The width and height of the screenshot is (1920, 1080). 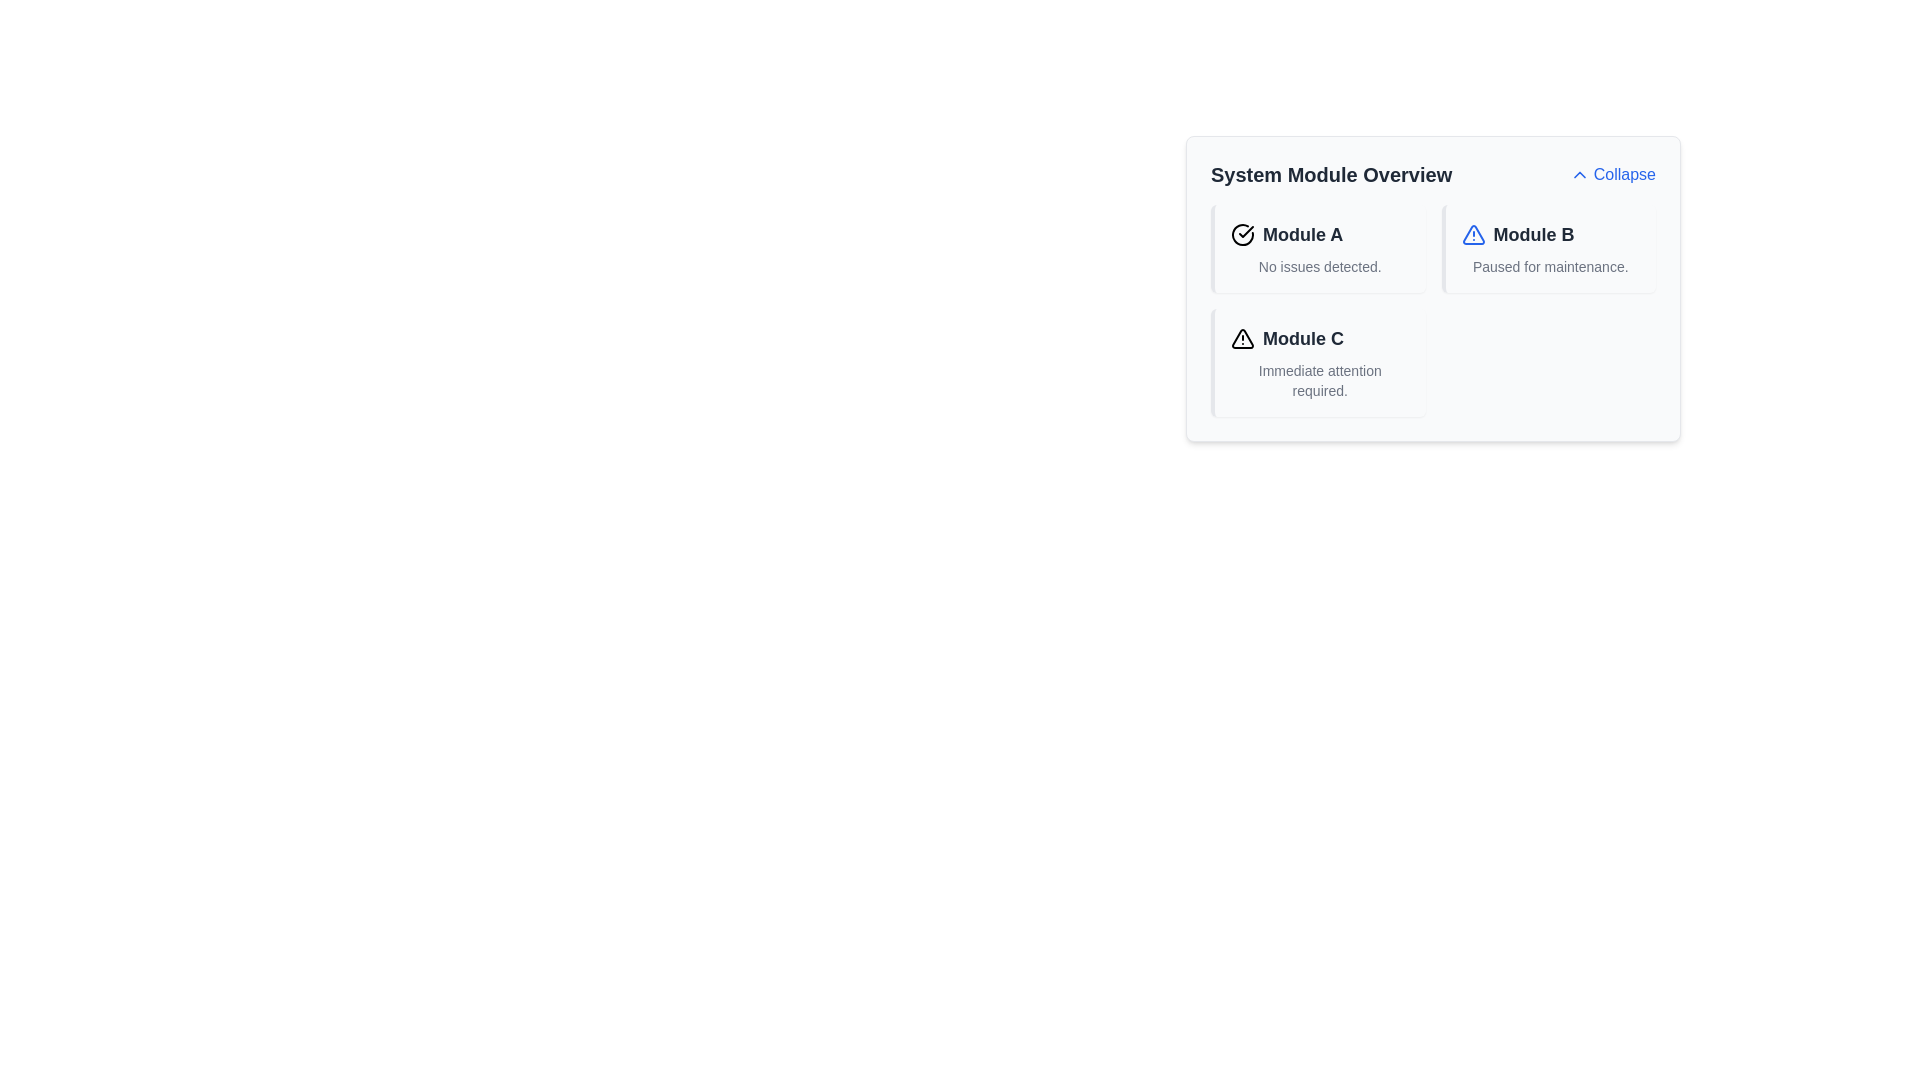 I want to click on the text label located in the upper-right corner of the 'System Module Overview' card-like layout, which is positioned to the right of an upward-facing chevron icon, so click(x=1624, y=173).